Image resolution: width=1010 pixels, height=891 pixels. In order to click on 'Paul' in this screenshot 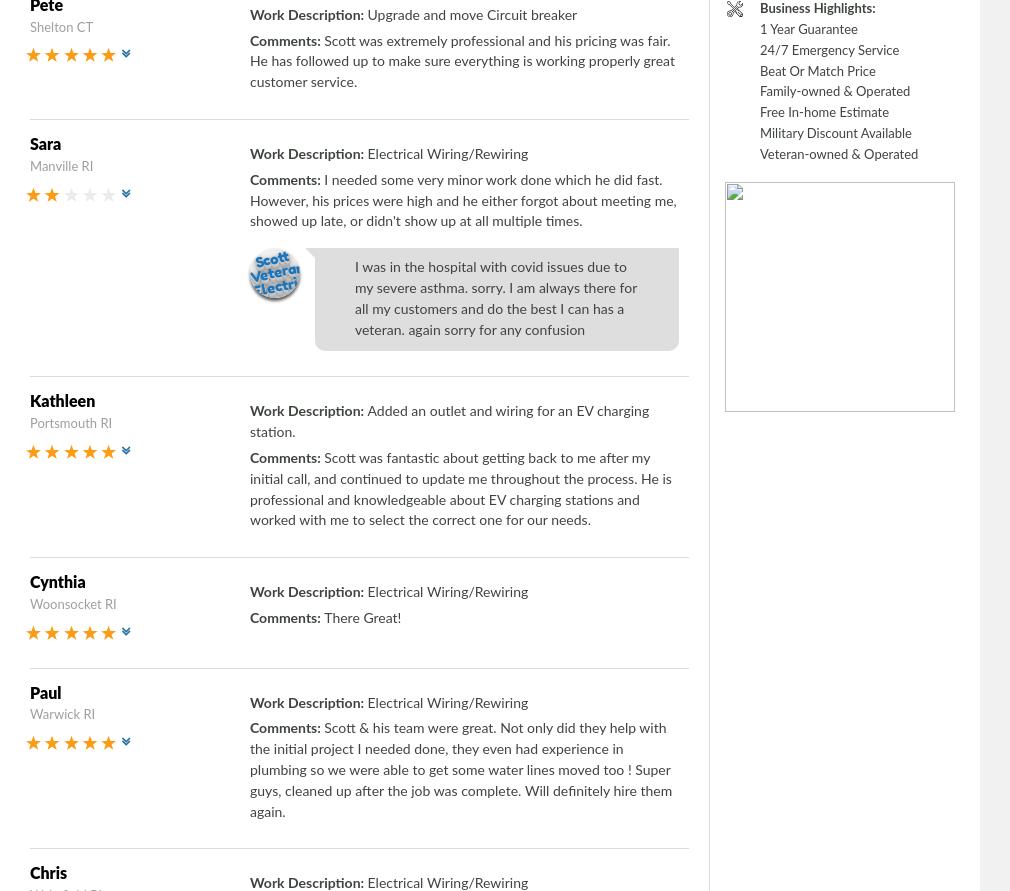, I will do `click(44, 692)`.